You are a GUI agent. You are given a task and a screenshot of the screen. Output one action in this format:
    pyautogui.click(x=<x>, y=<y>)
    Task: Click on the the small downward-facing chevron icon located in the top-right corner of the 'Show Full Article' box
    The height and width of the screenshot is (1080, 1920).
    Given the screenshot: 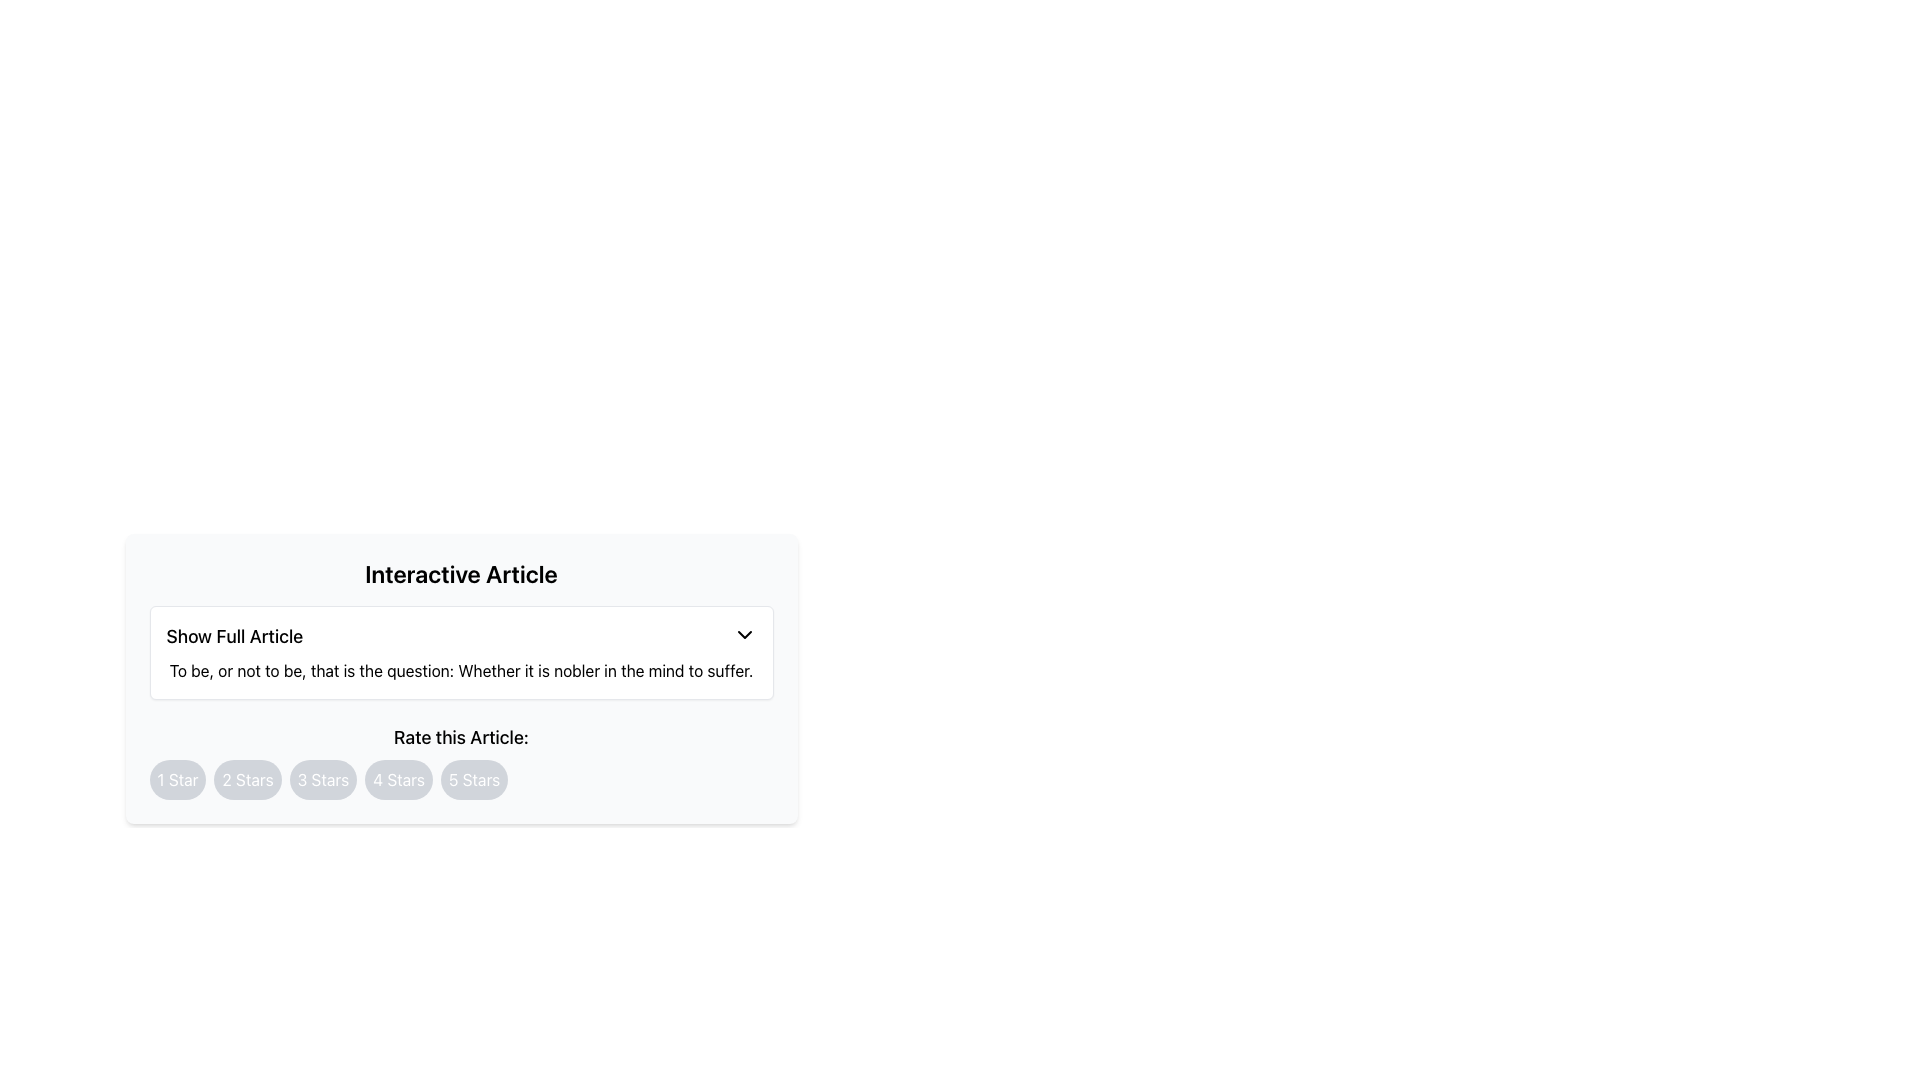 What is the action you would take?
    pyautogui.click(x=743, y=635)
    